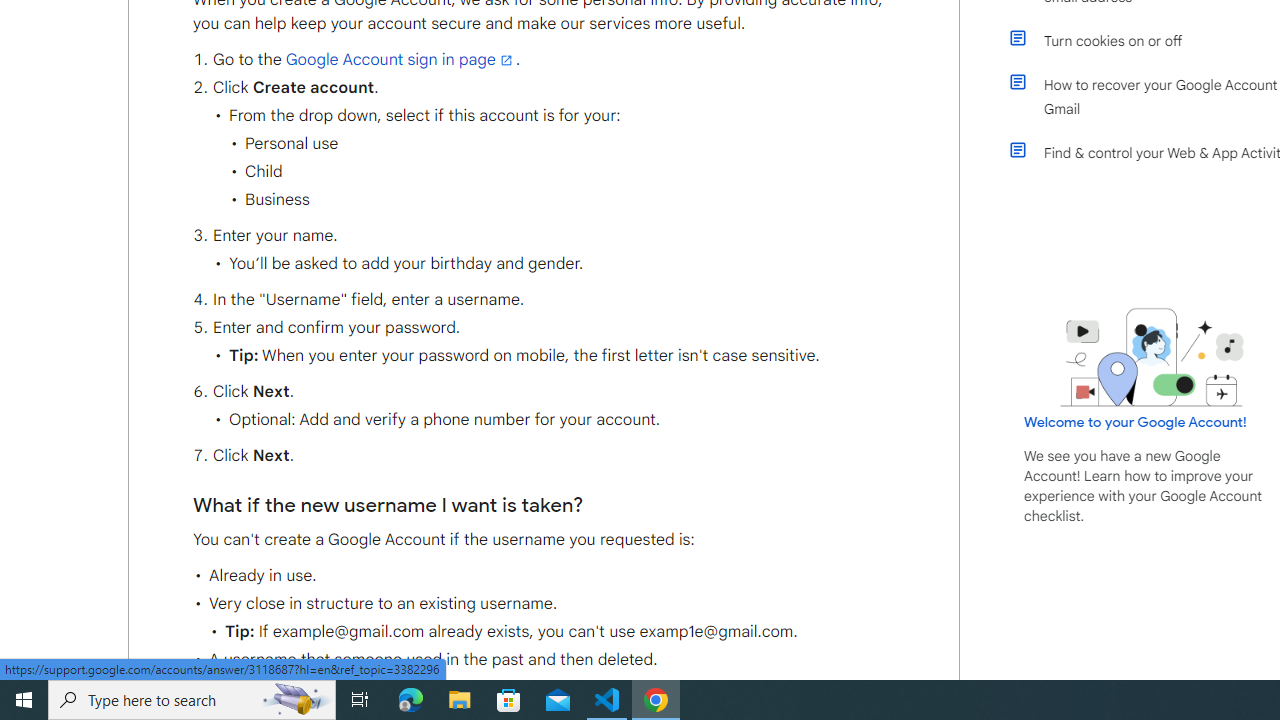 Image resolution: width=1280 pixels, height=720 pixels. Describe the element at coordinates (1135, 421) in the screenshot. I see `'Welcome to your Google Account!'` at that location.